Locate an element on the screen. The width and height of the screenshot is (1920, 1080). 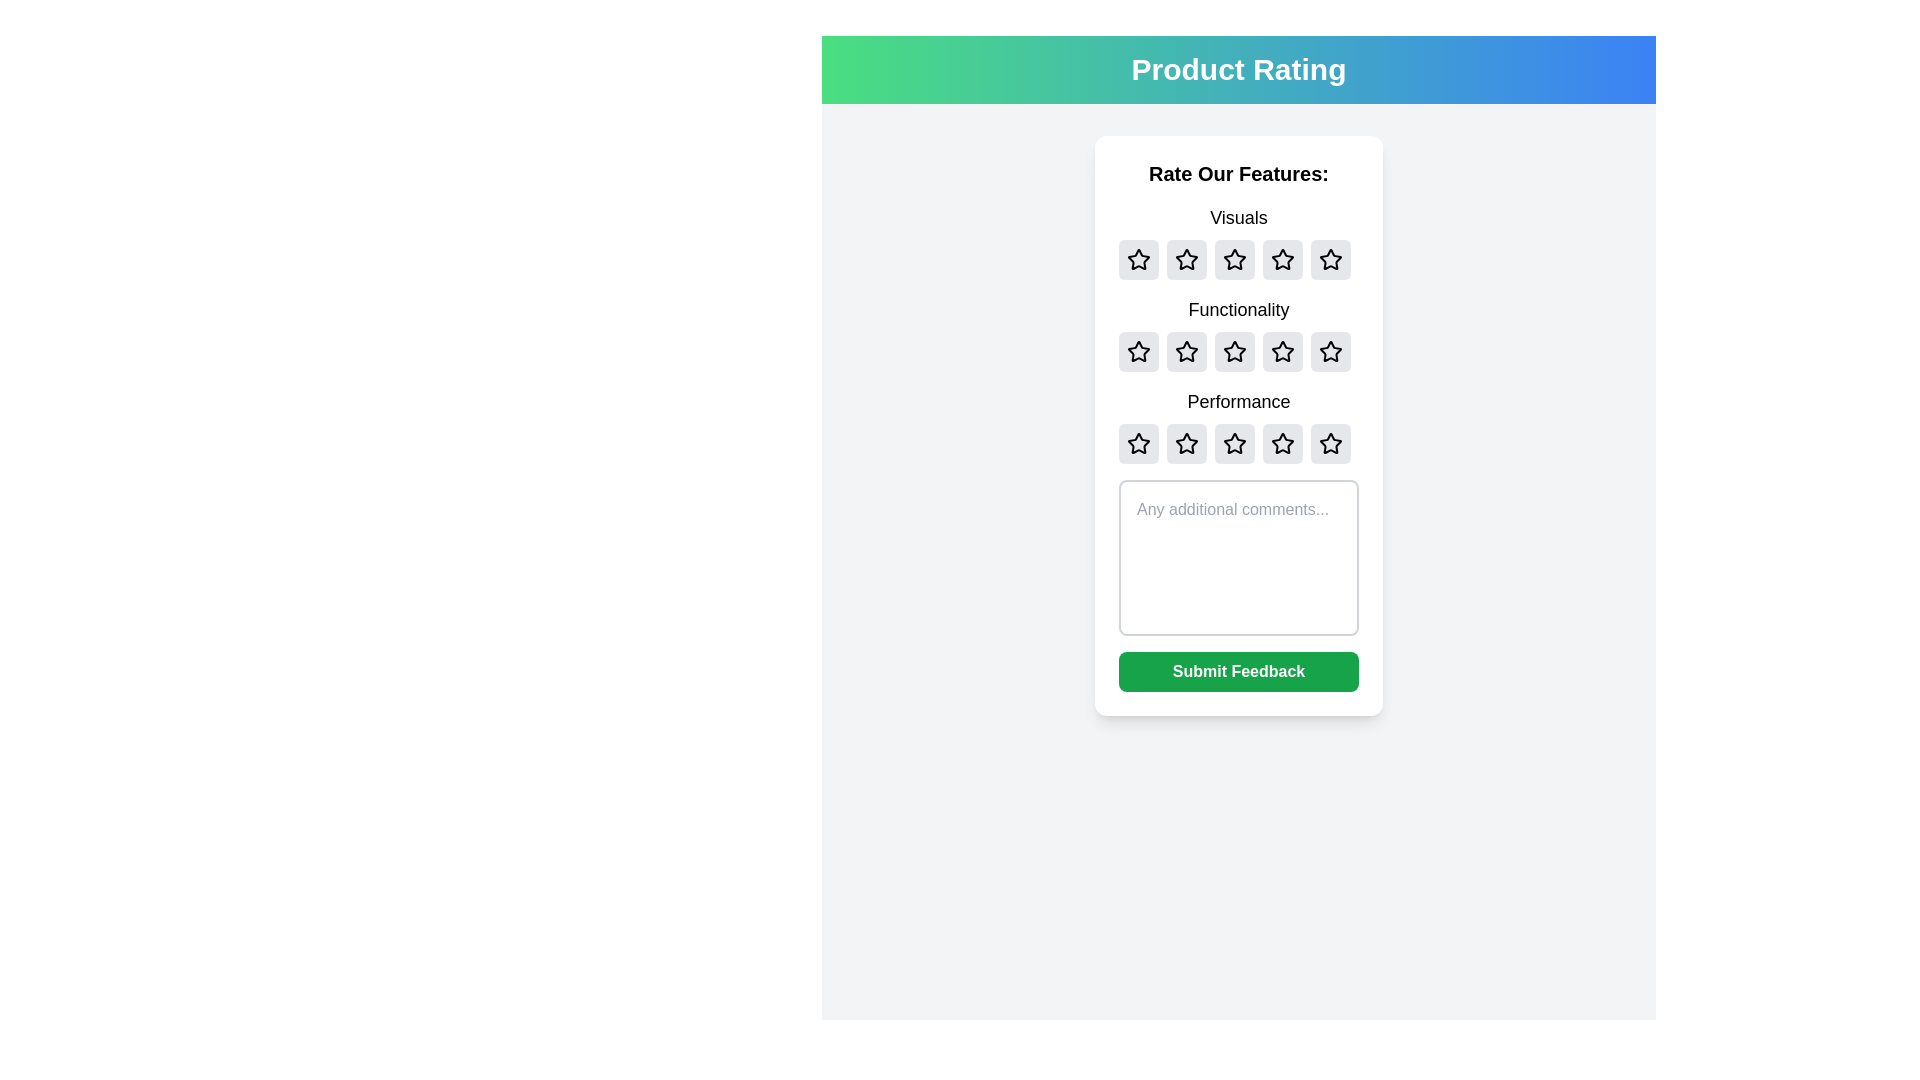
the fourth star-shaped icon in the 'Functionality' category of the rating interface is located at coordinates (1330, 350).